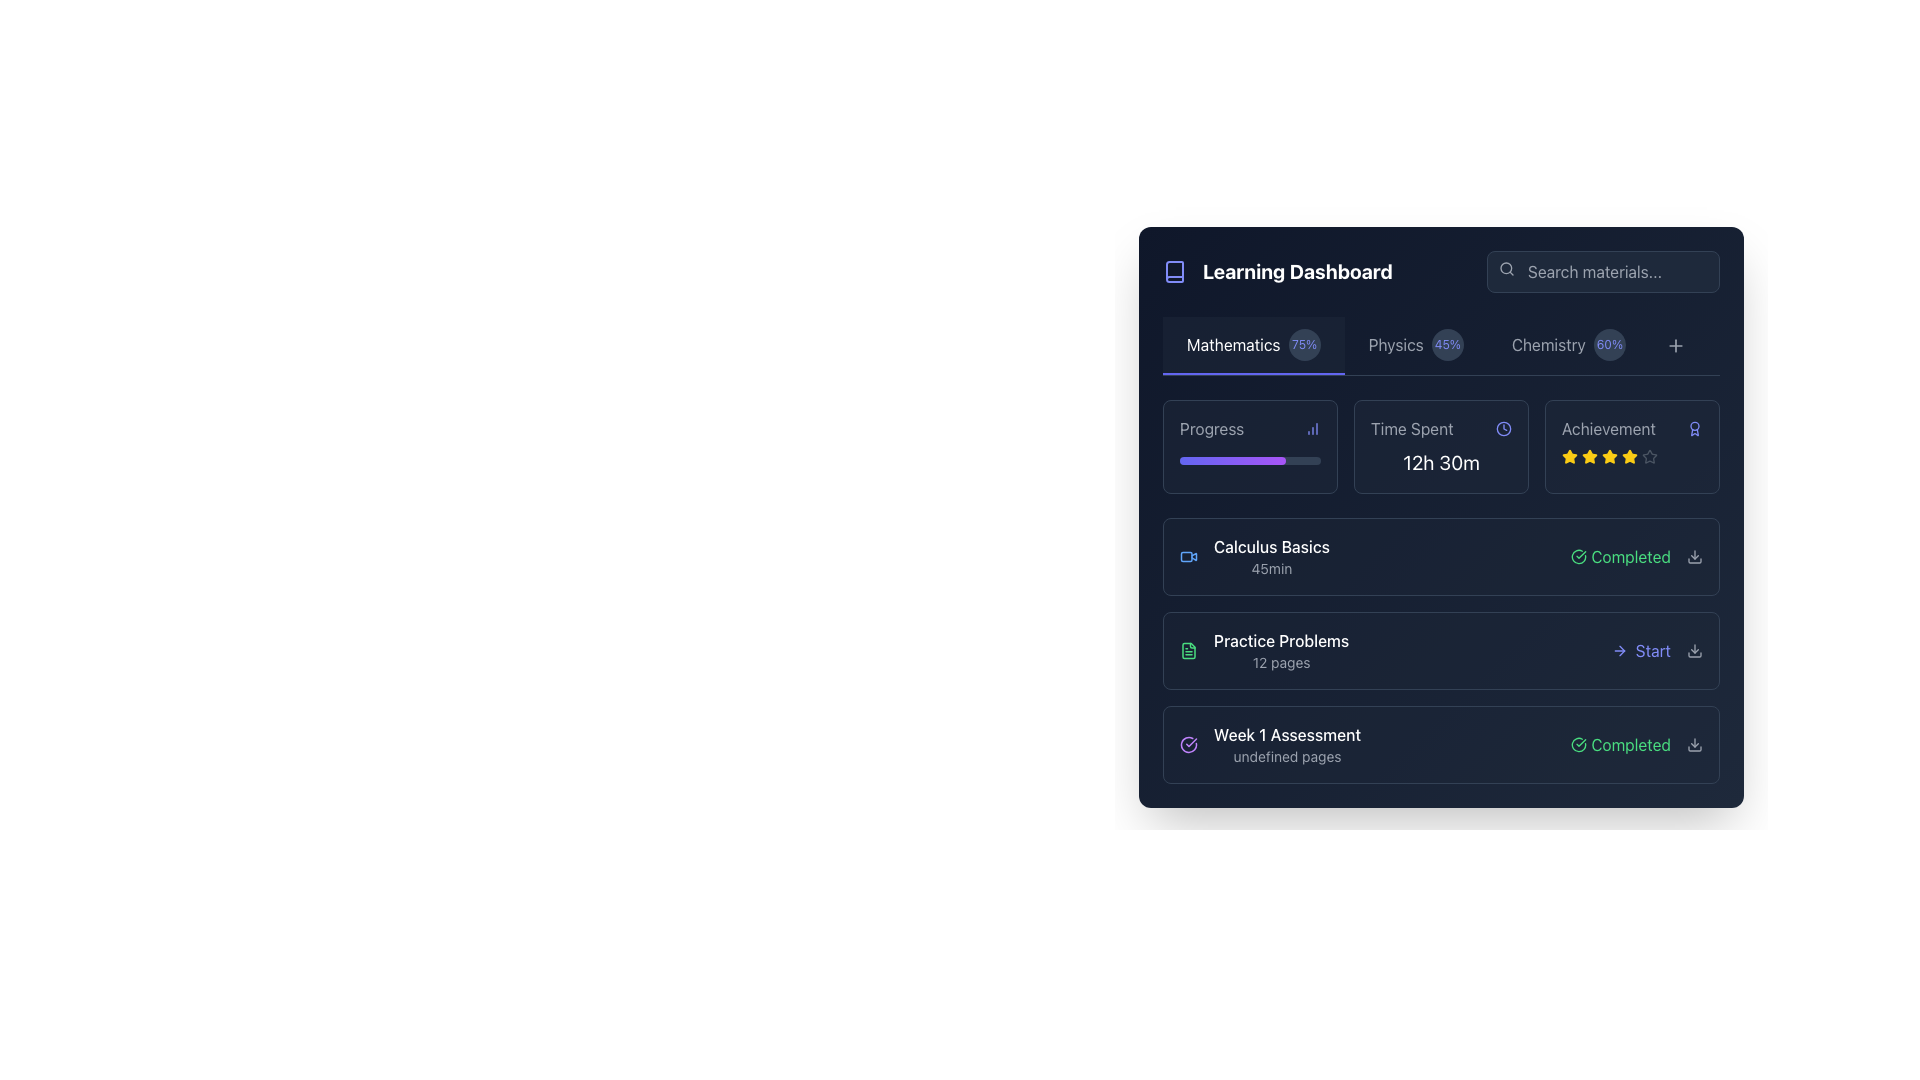 Image resolution: width=1920 pixels, height=1080 pixels. I want to click on the decorative outer border of the clock icon in the 'Time Spent' widget on the 'Learning Dashboard', so click(1503, 427).